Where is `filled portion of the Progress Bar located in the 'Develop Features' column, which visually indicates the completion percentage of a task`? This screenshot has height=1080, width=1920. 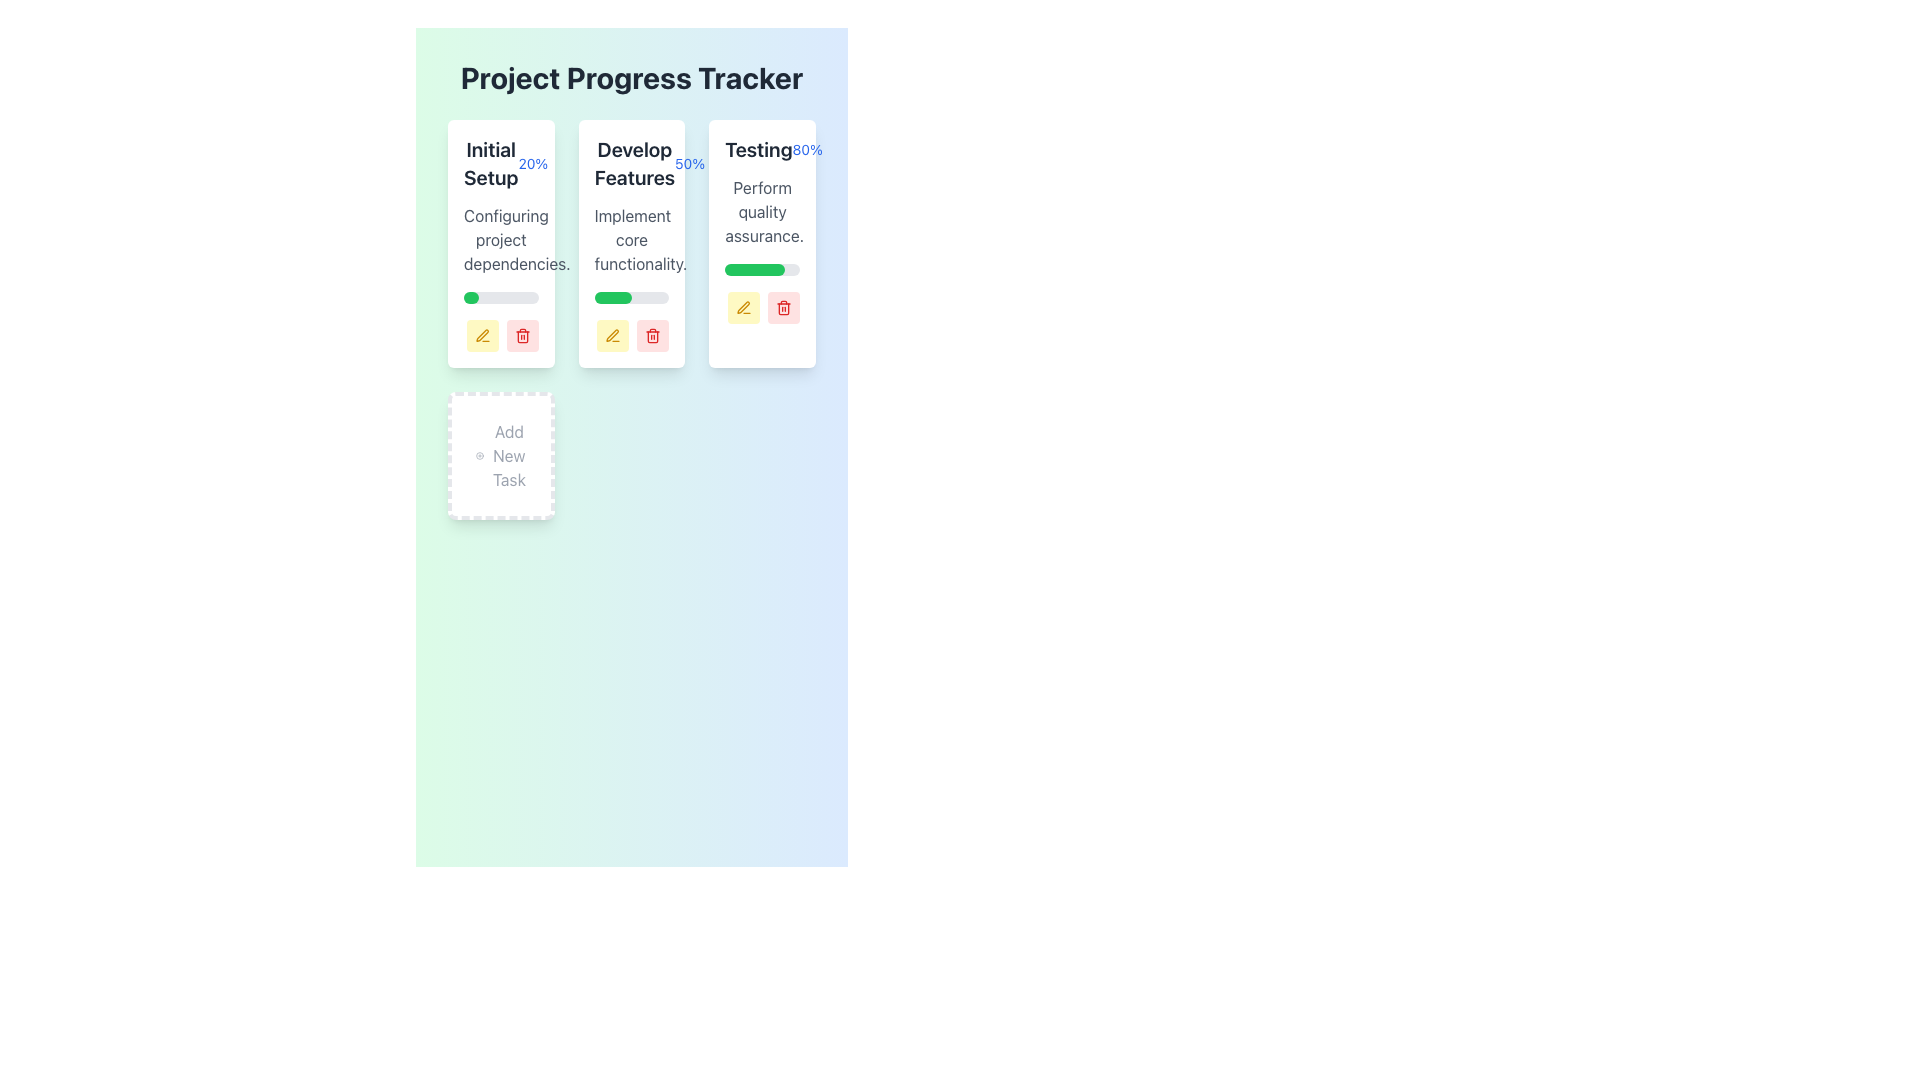 filled portion of the Progress Bar located in the 'Develop Features' column, which visually indicates the completion percentage of a task is located at coordinates (612, 297).